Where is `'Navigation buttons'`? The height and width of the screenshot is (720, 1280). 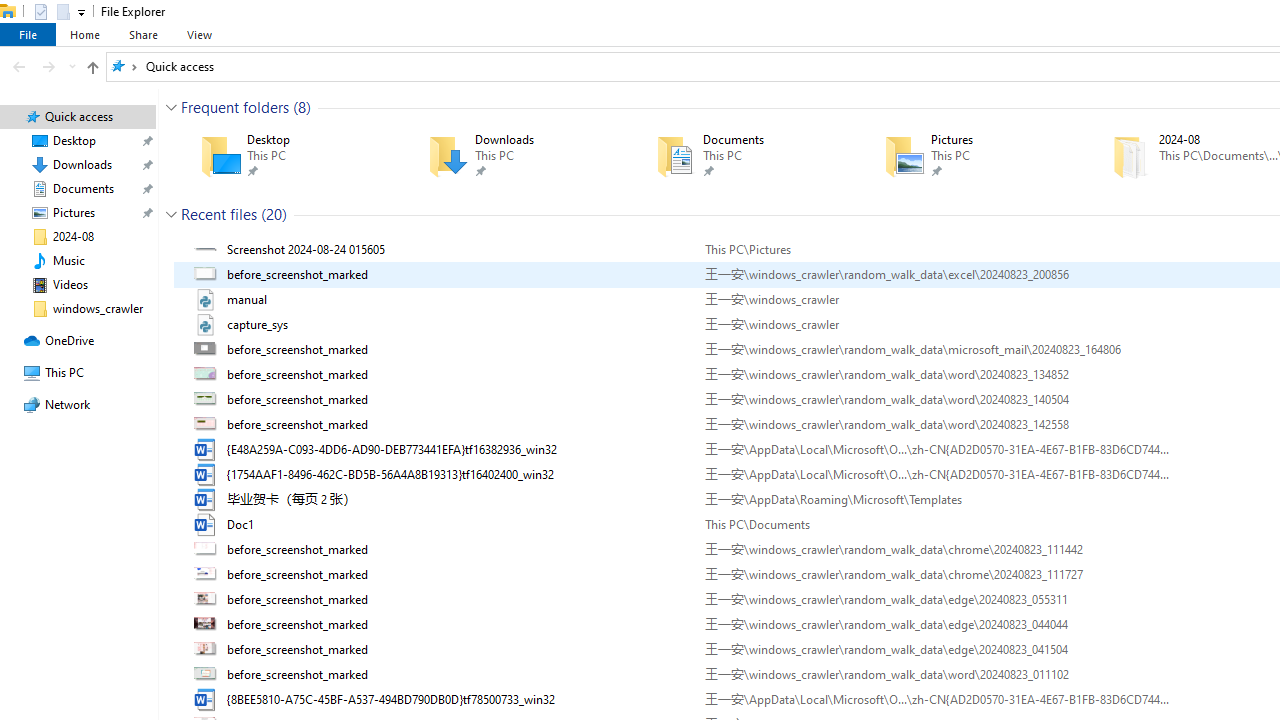
'Navigation buttons' is located at coordinates (42, 65).